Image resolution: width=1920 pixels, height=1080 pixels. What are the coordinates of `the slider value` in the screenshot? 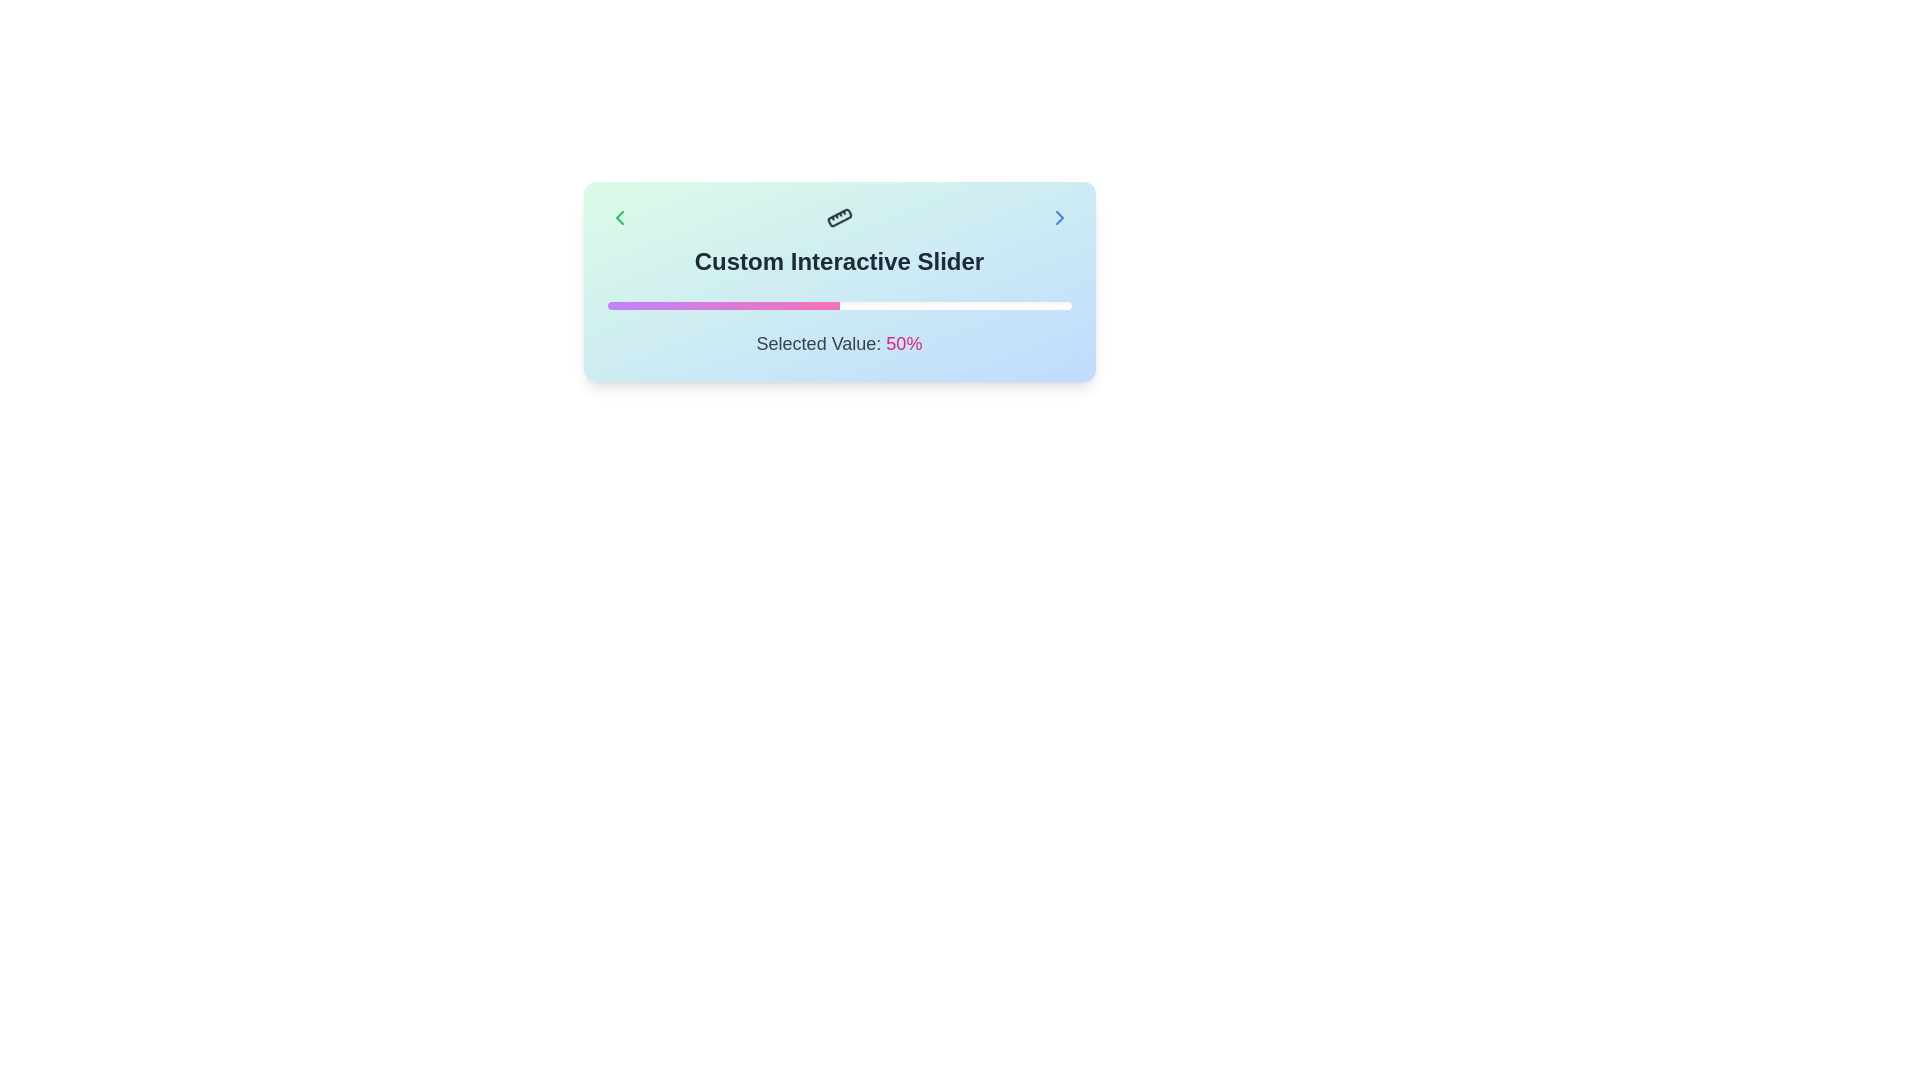 It's located at (802, 305).